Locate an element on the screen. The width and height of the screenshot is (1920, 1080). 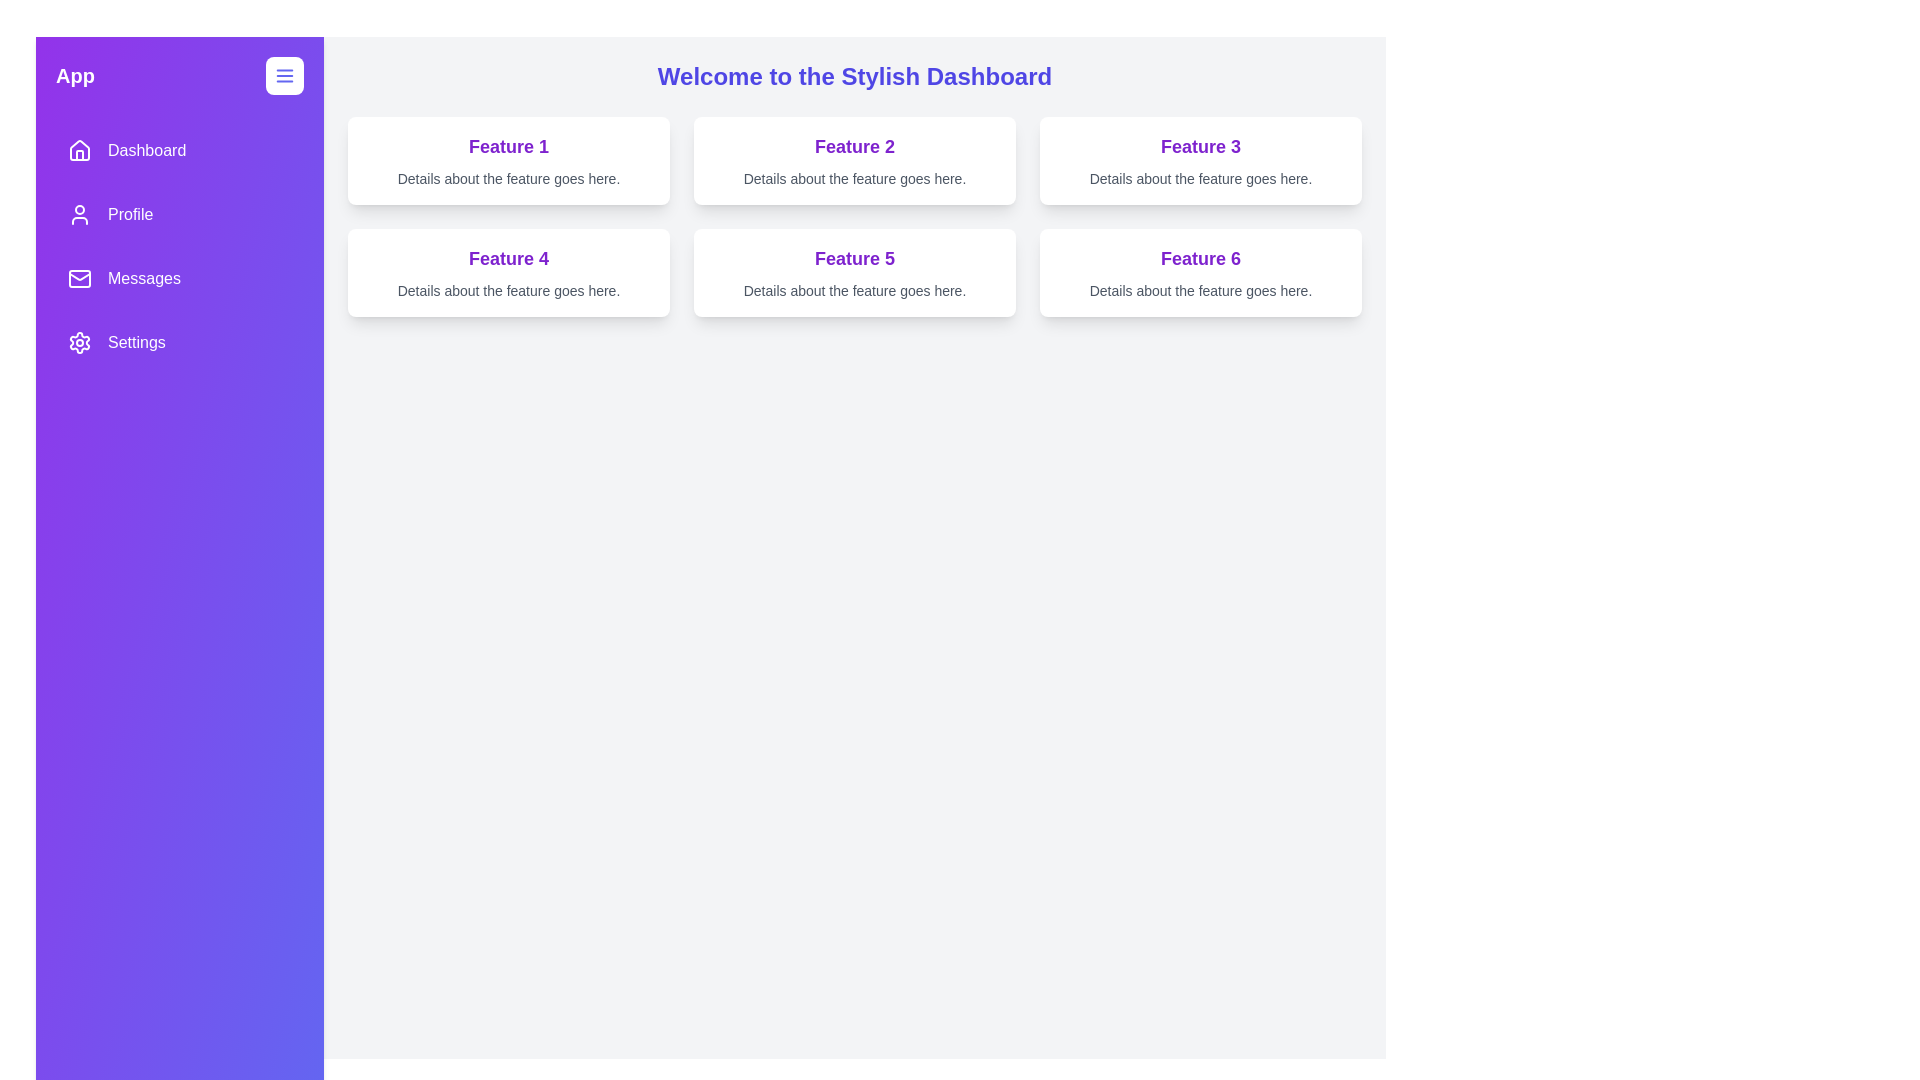
the Informational card displaying information about 'Feature 3', which is located in the top row of a three-column grid, to the right of 'Feature 2' is located at coordinates (1200, 160).